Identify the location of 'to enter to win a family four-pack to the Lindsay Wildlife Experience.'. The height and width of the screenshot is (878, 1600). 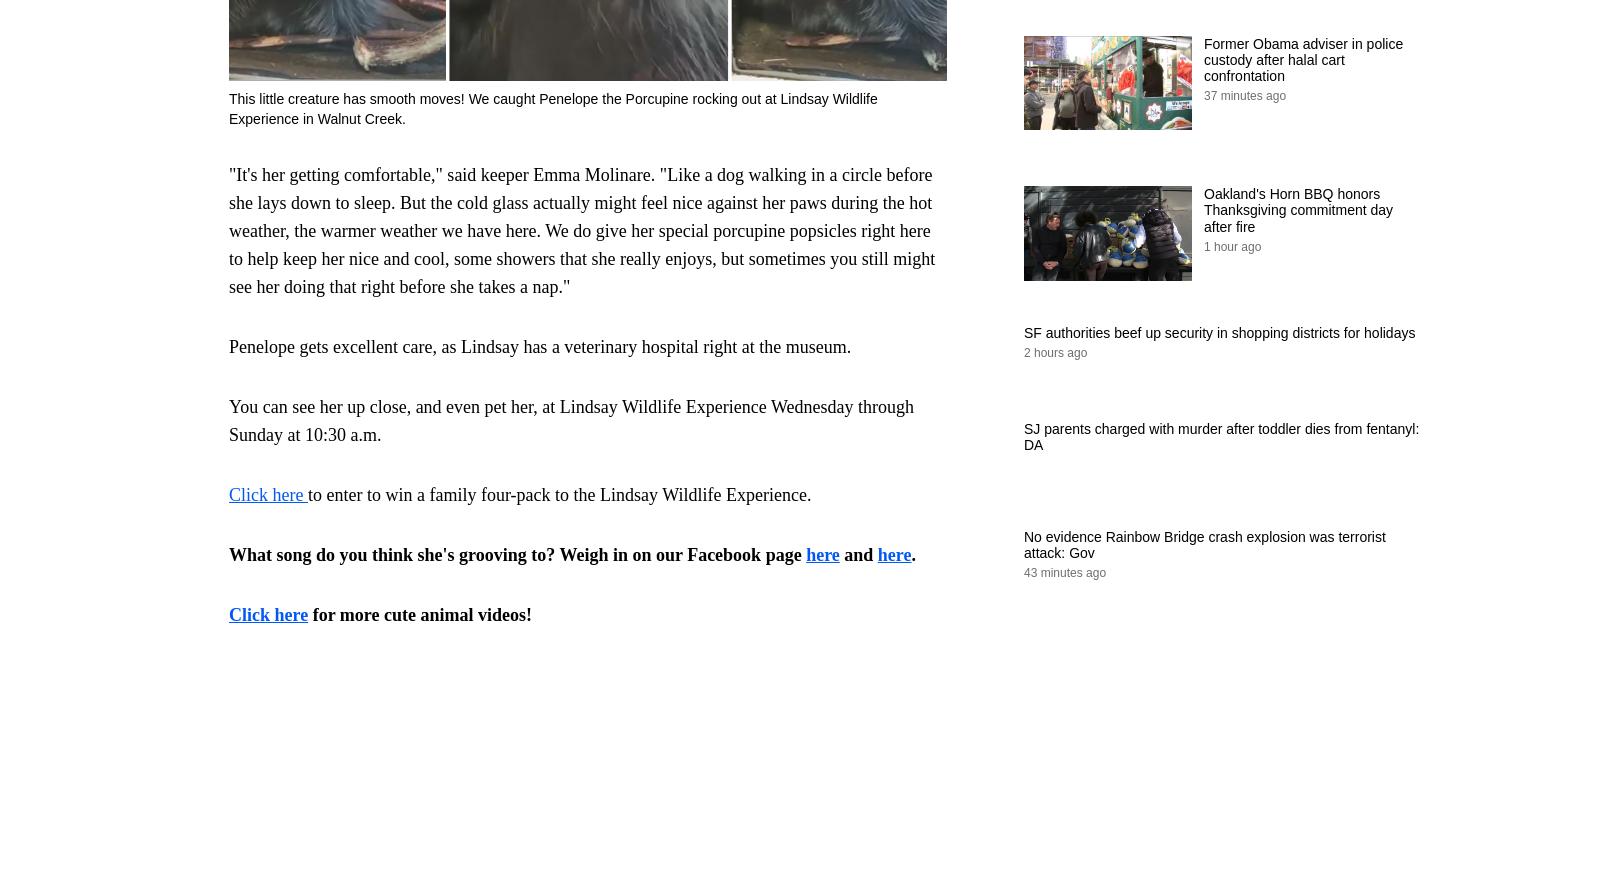
(558, 493).